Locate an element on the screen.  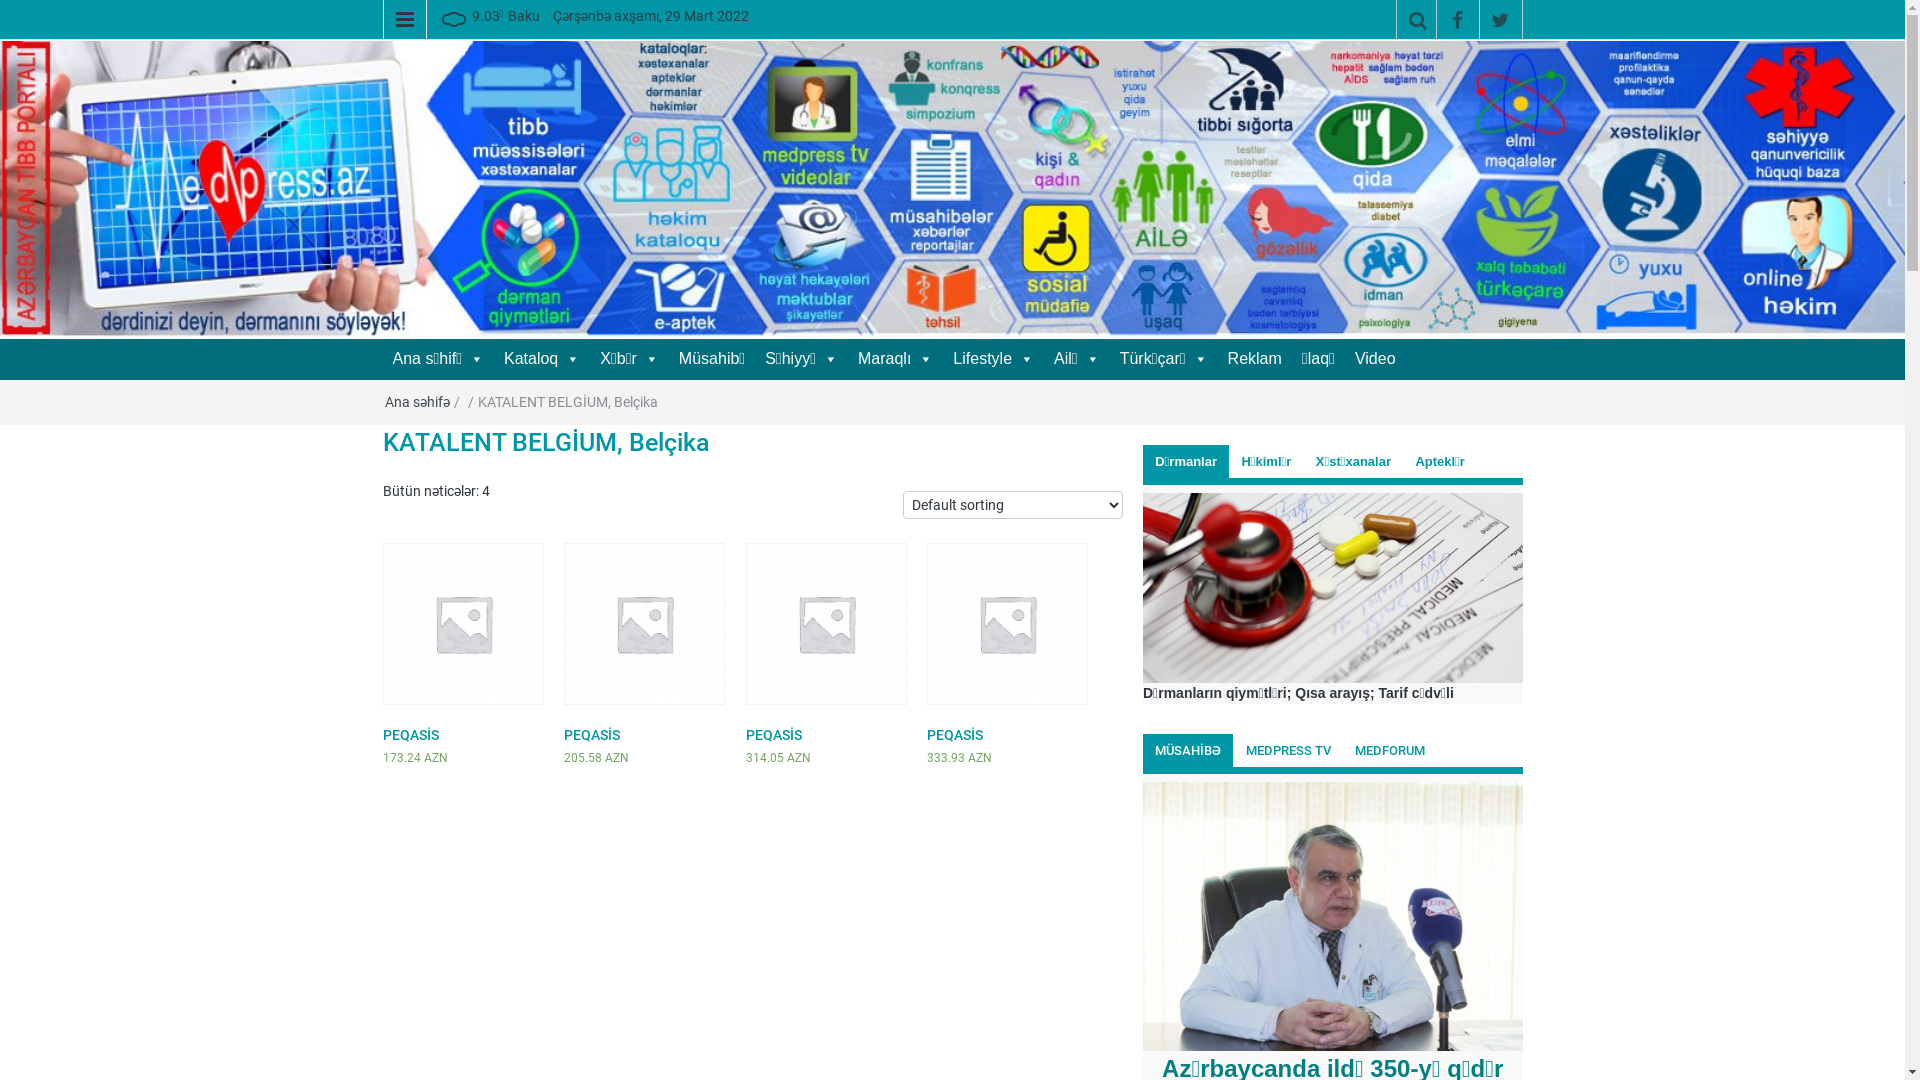
'Kataloq' is located at coordinates (494, 357).